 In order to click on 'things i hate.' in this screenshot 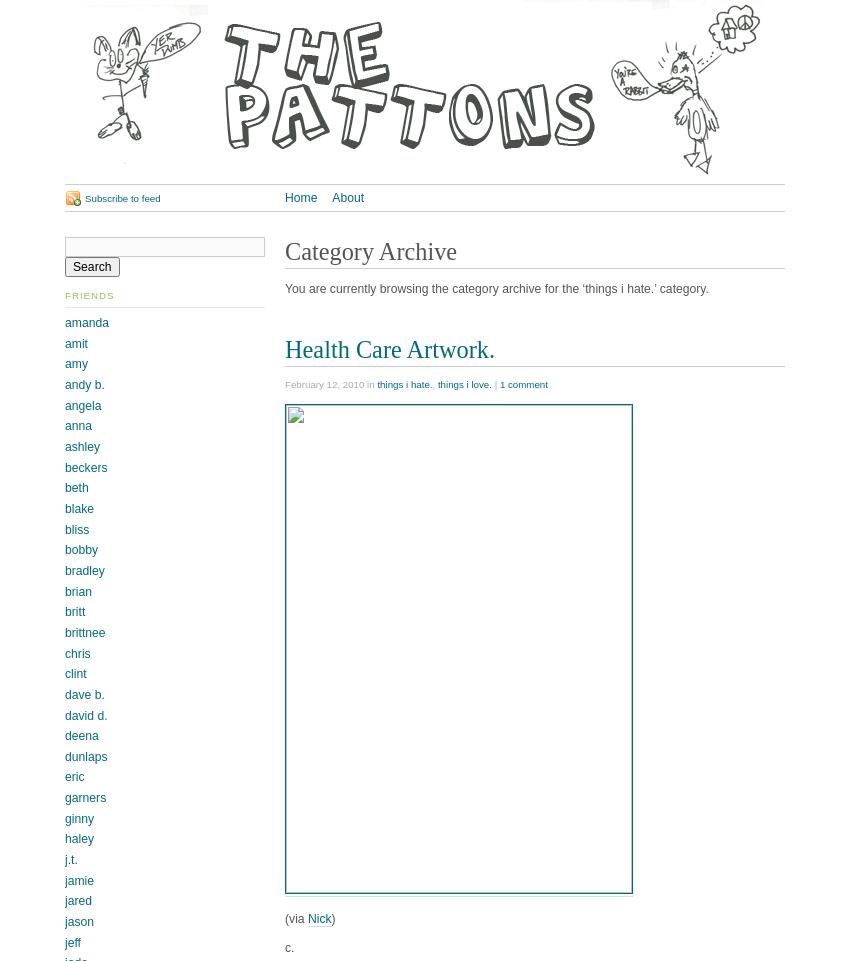, I will do `click(375, 383)`.